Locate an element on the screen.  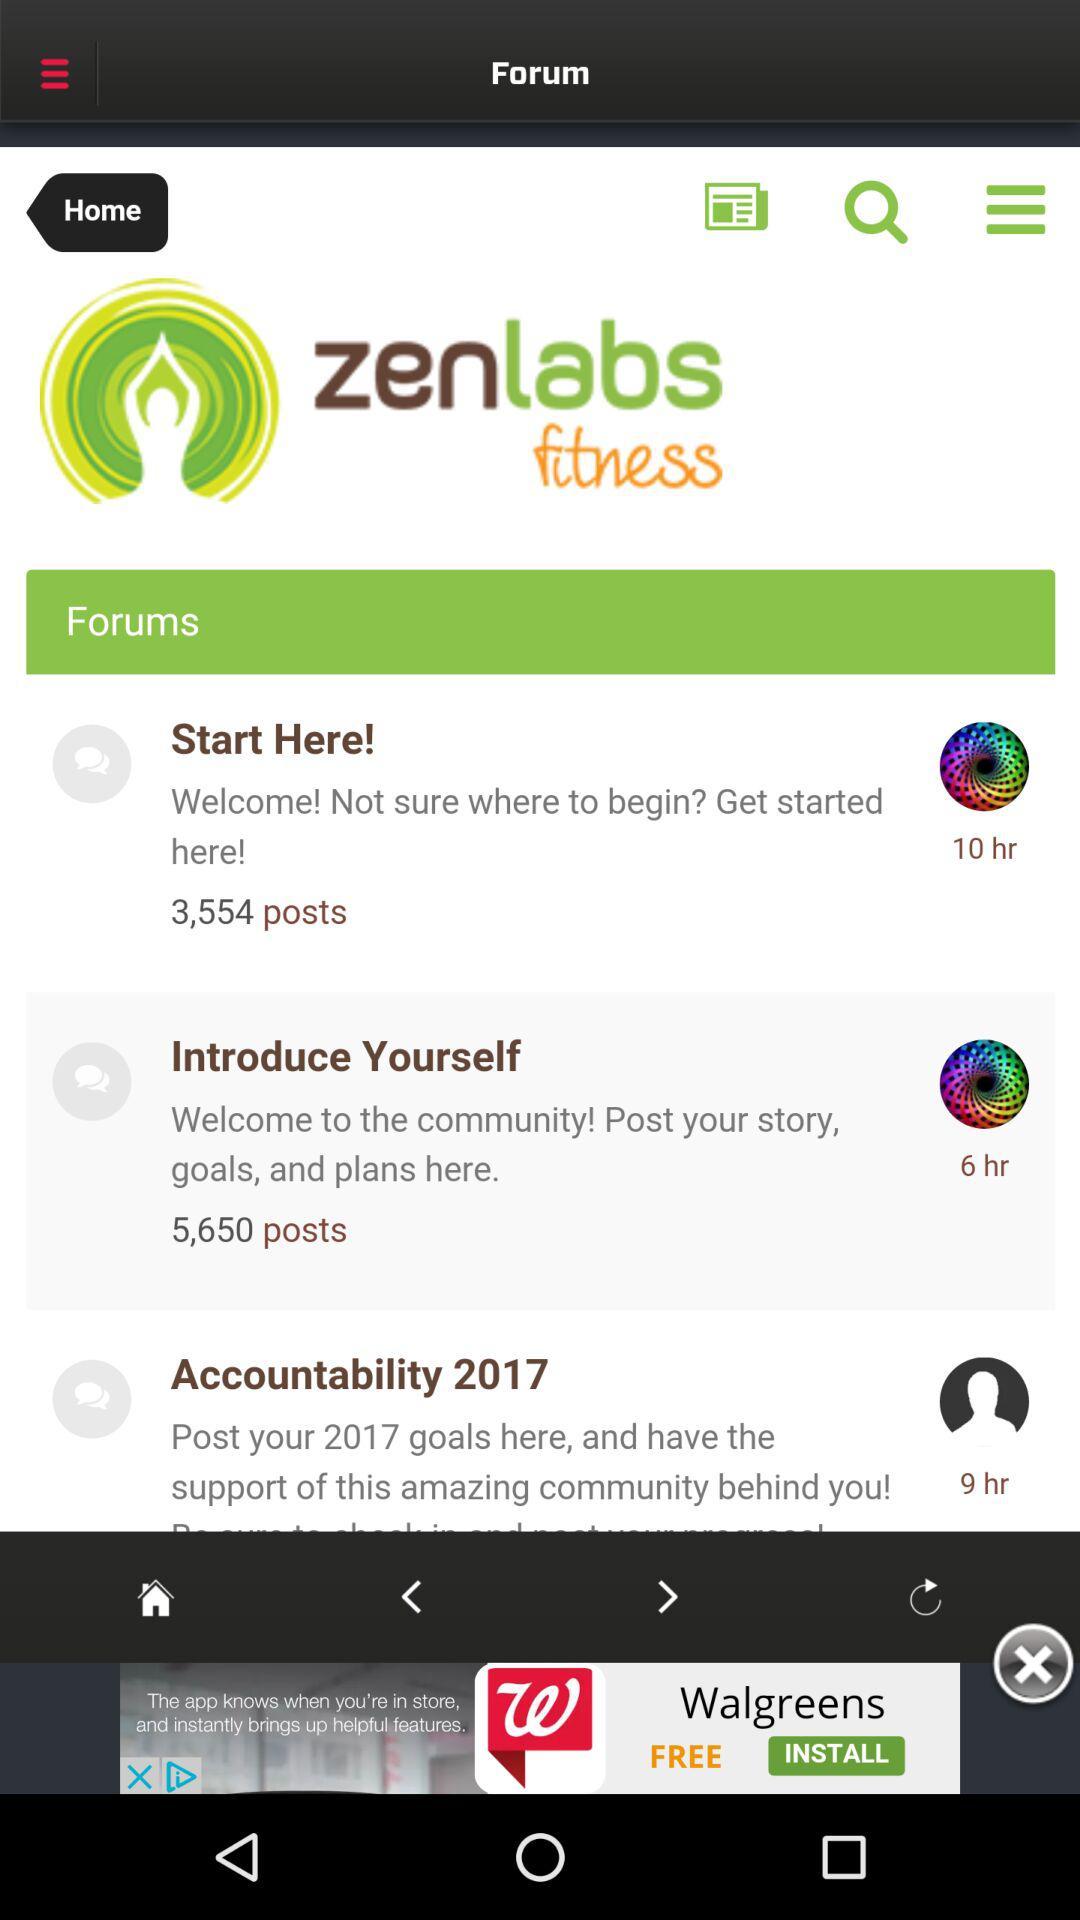
back buttons is located at coordinates (410, 1595).